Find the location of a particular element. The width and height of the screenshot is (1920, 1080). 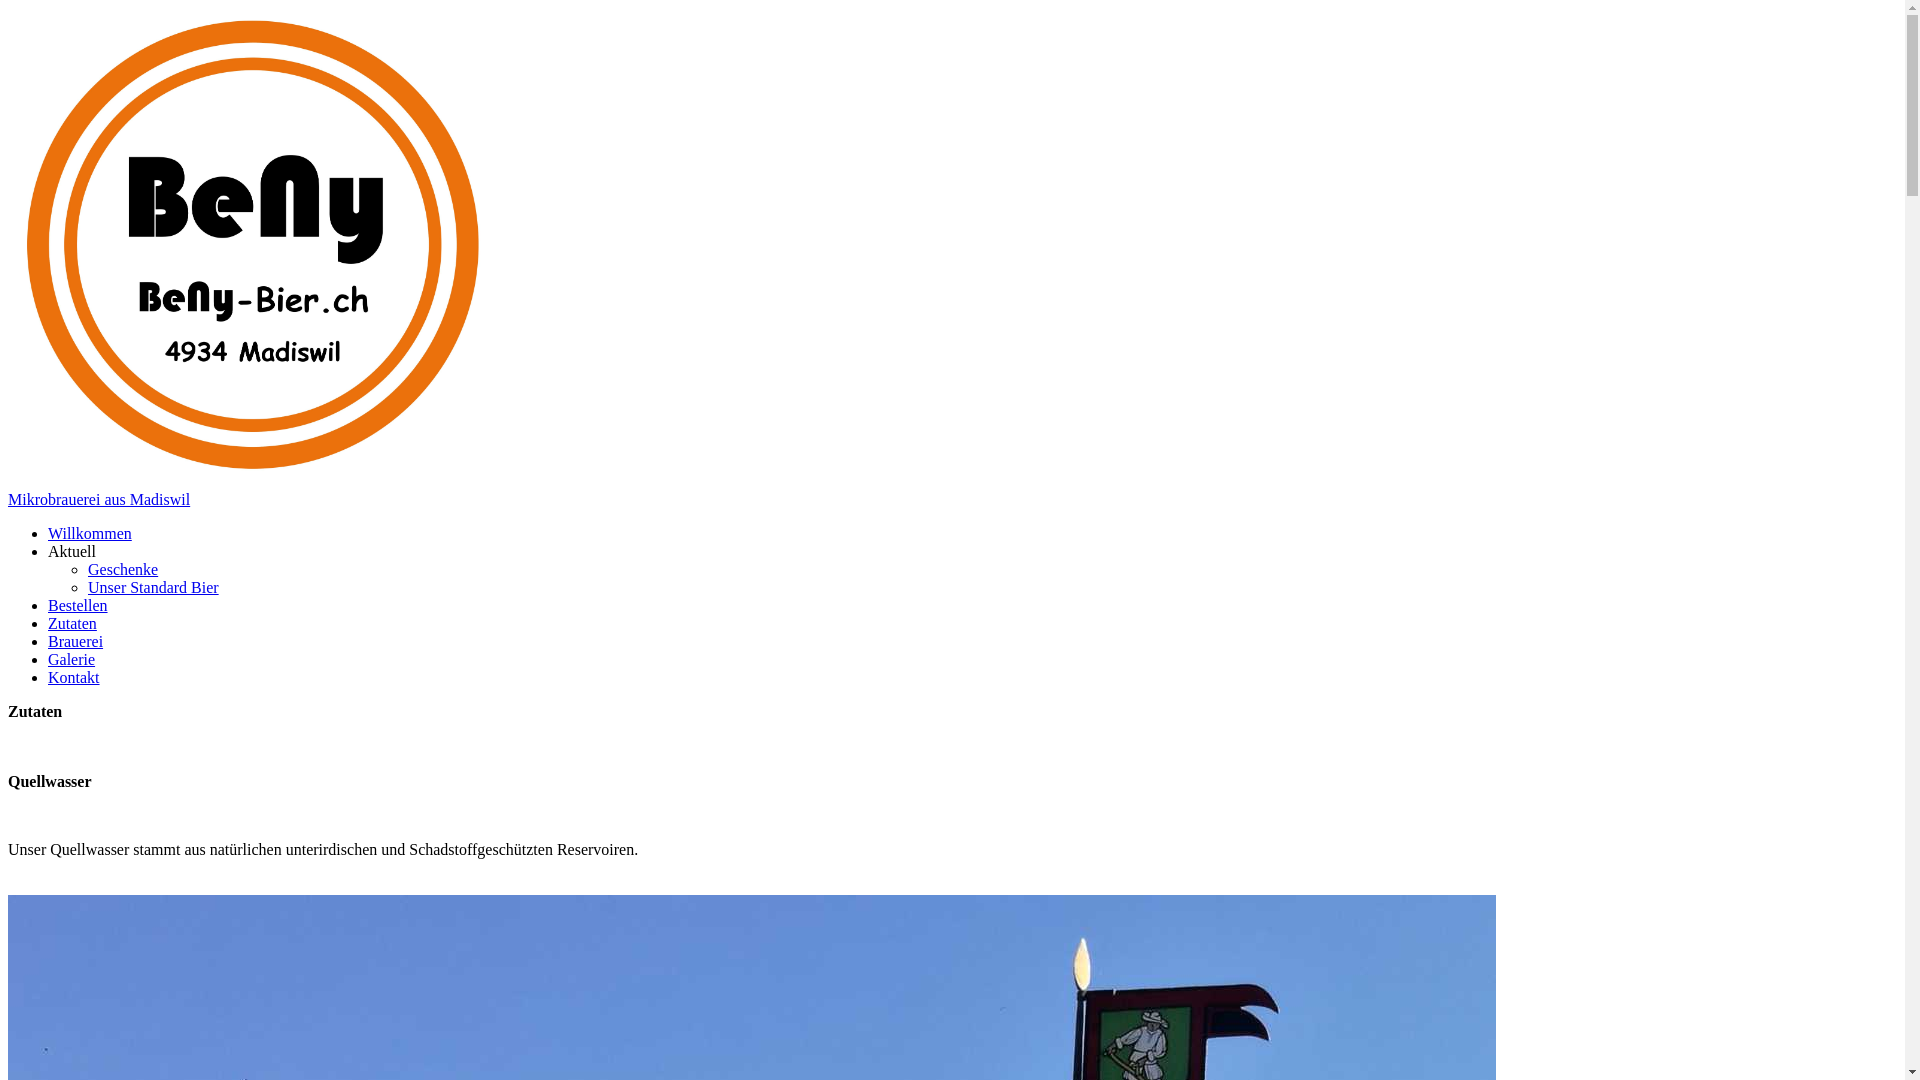

'Zutaten' is located at coordinates (72, 621).